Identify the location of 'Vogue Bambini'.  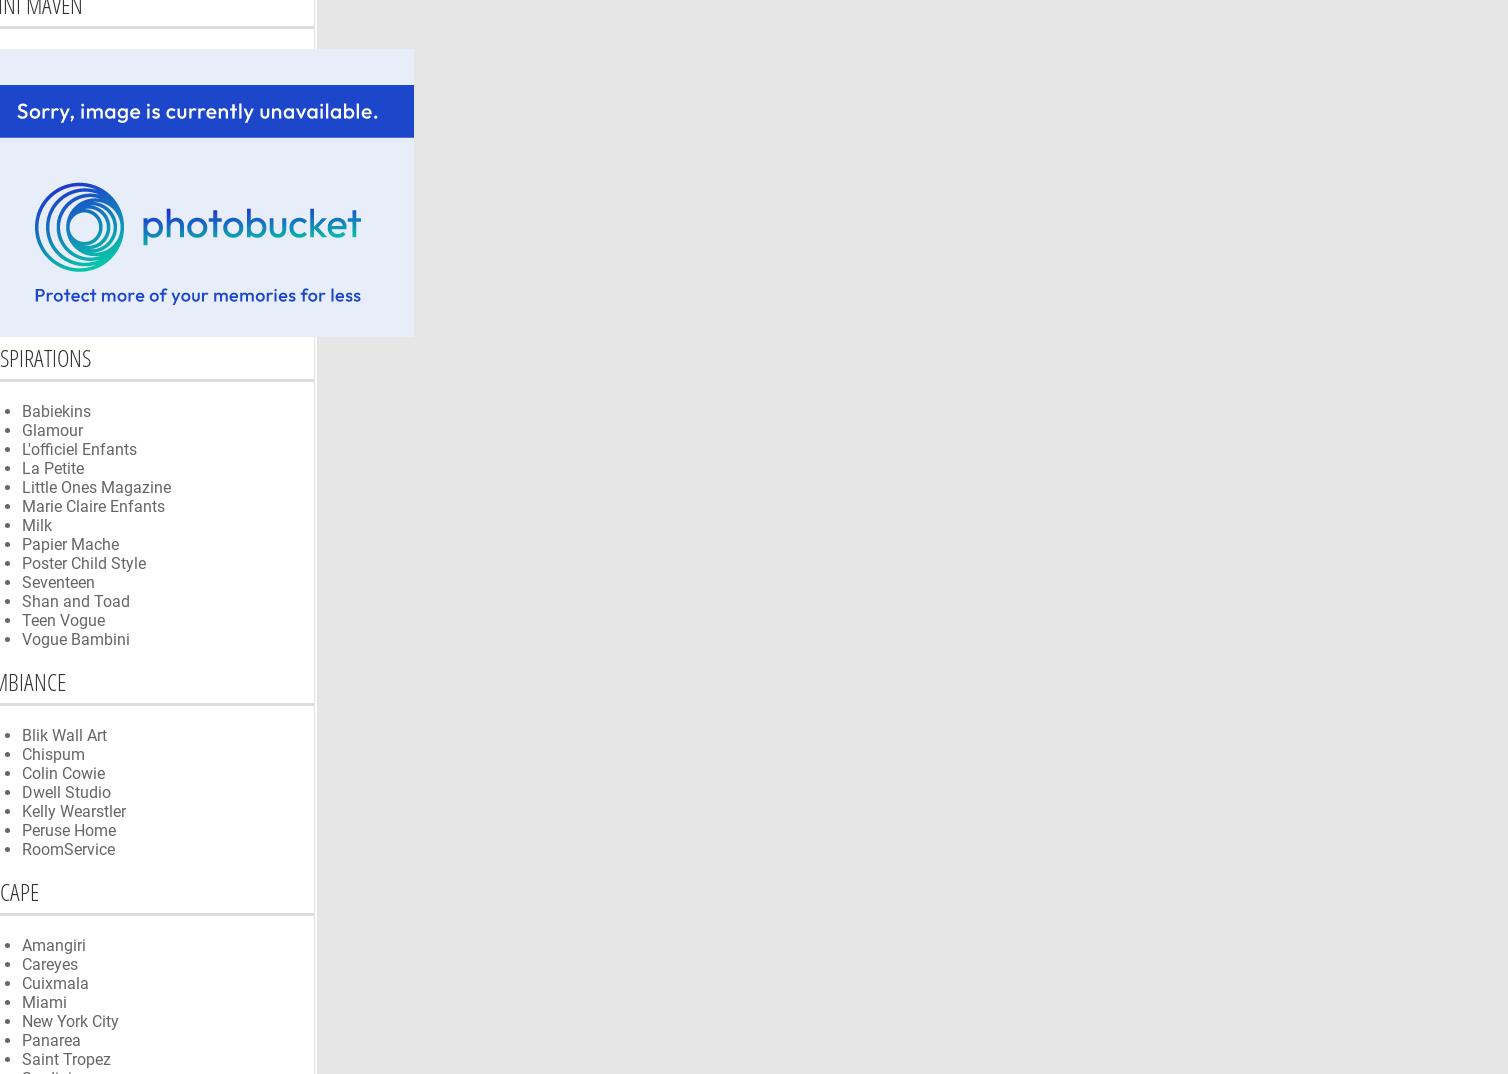
(76, 638).